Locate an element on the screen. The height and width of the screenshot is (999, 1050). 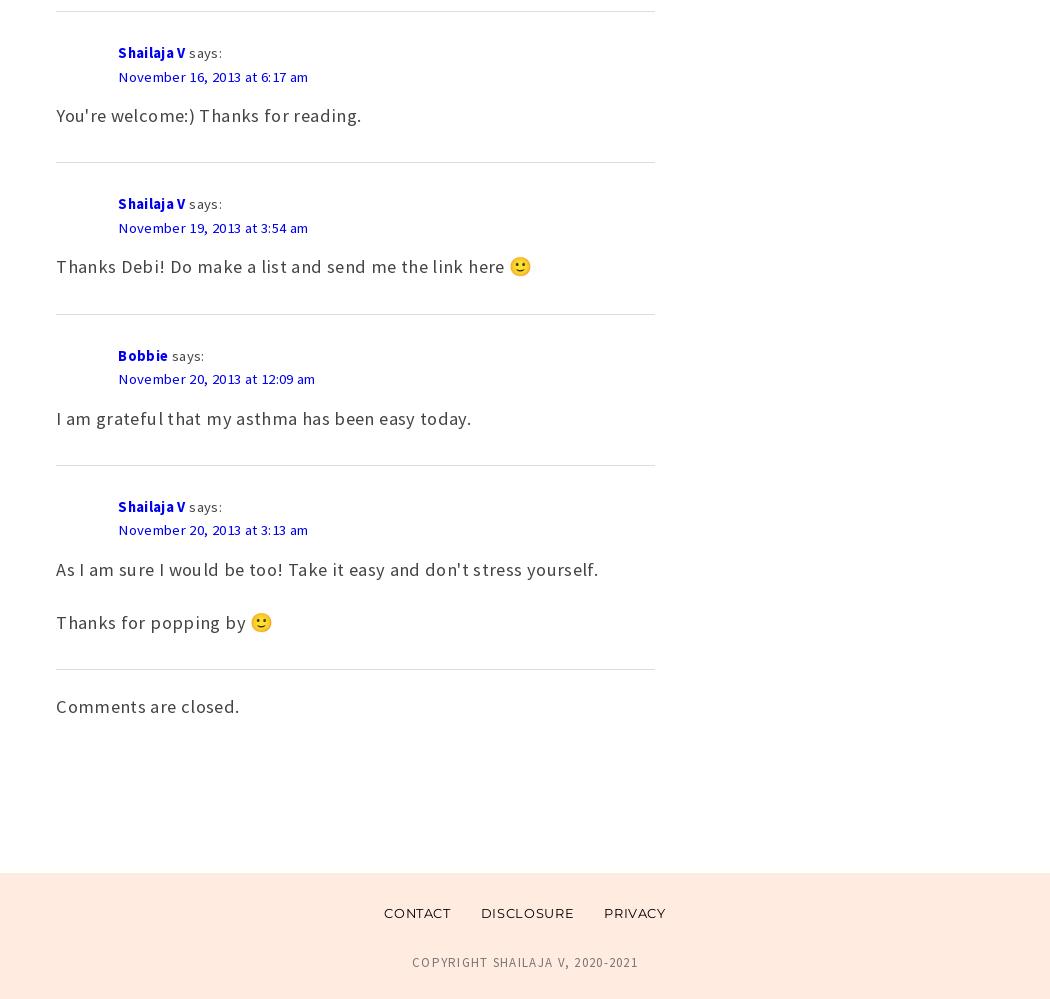
'November 19, 2013 at 3:54 am' is located at coordinates (212, 226).